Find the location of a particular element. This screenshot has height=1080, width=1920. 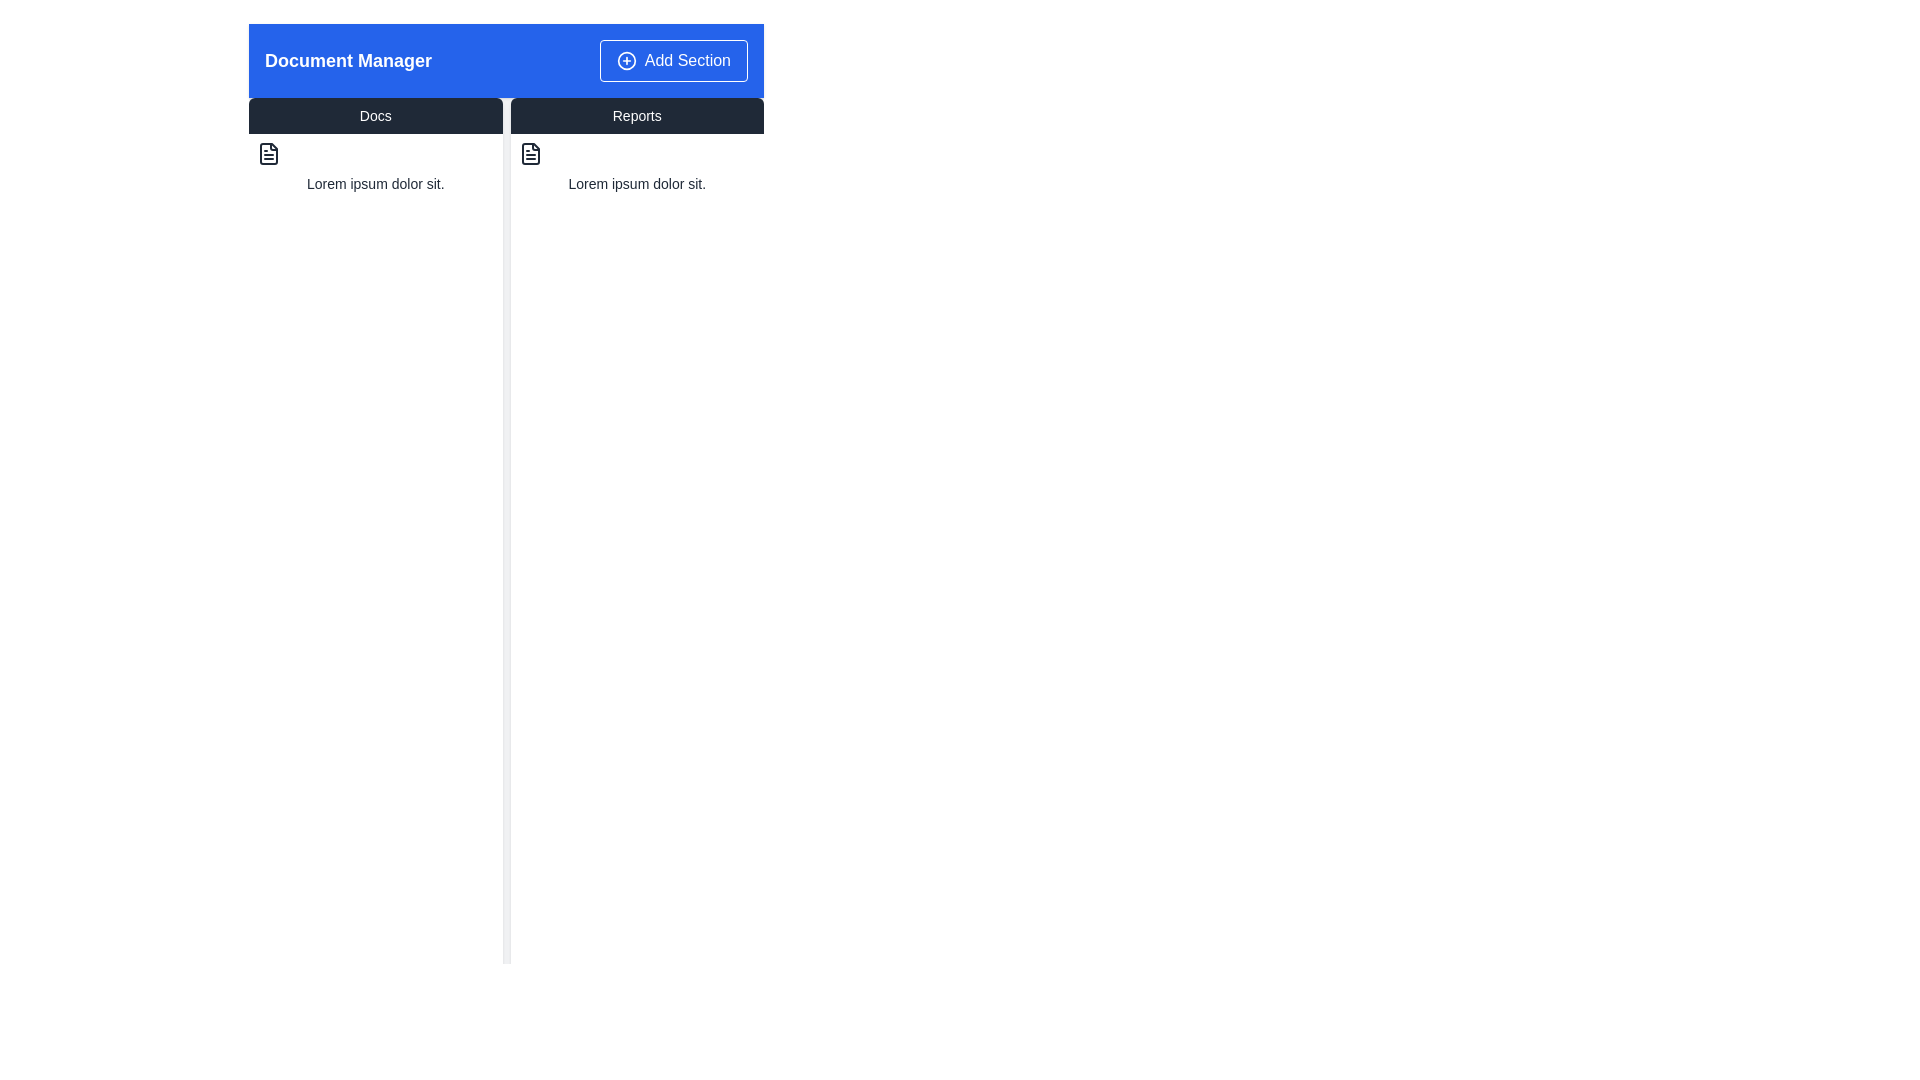

the 'Docs' button, which is a rectangular button with a dark gray background and white text, positioned to the left of the 'Reports' button is located at coordinates (375, 115).